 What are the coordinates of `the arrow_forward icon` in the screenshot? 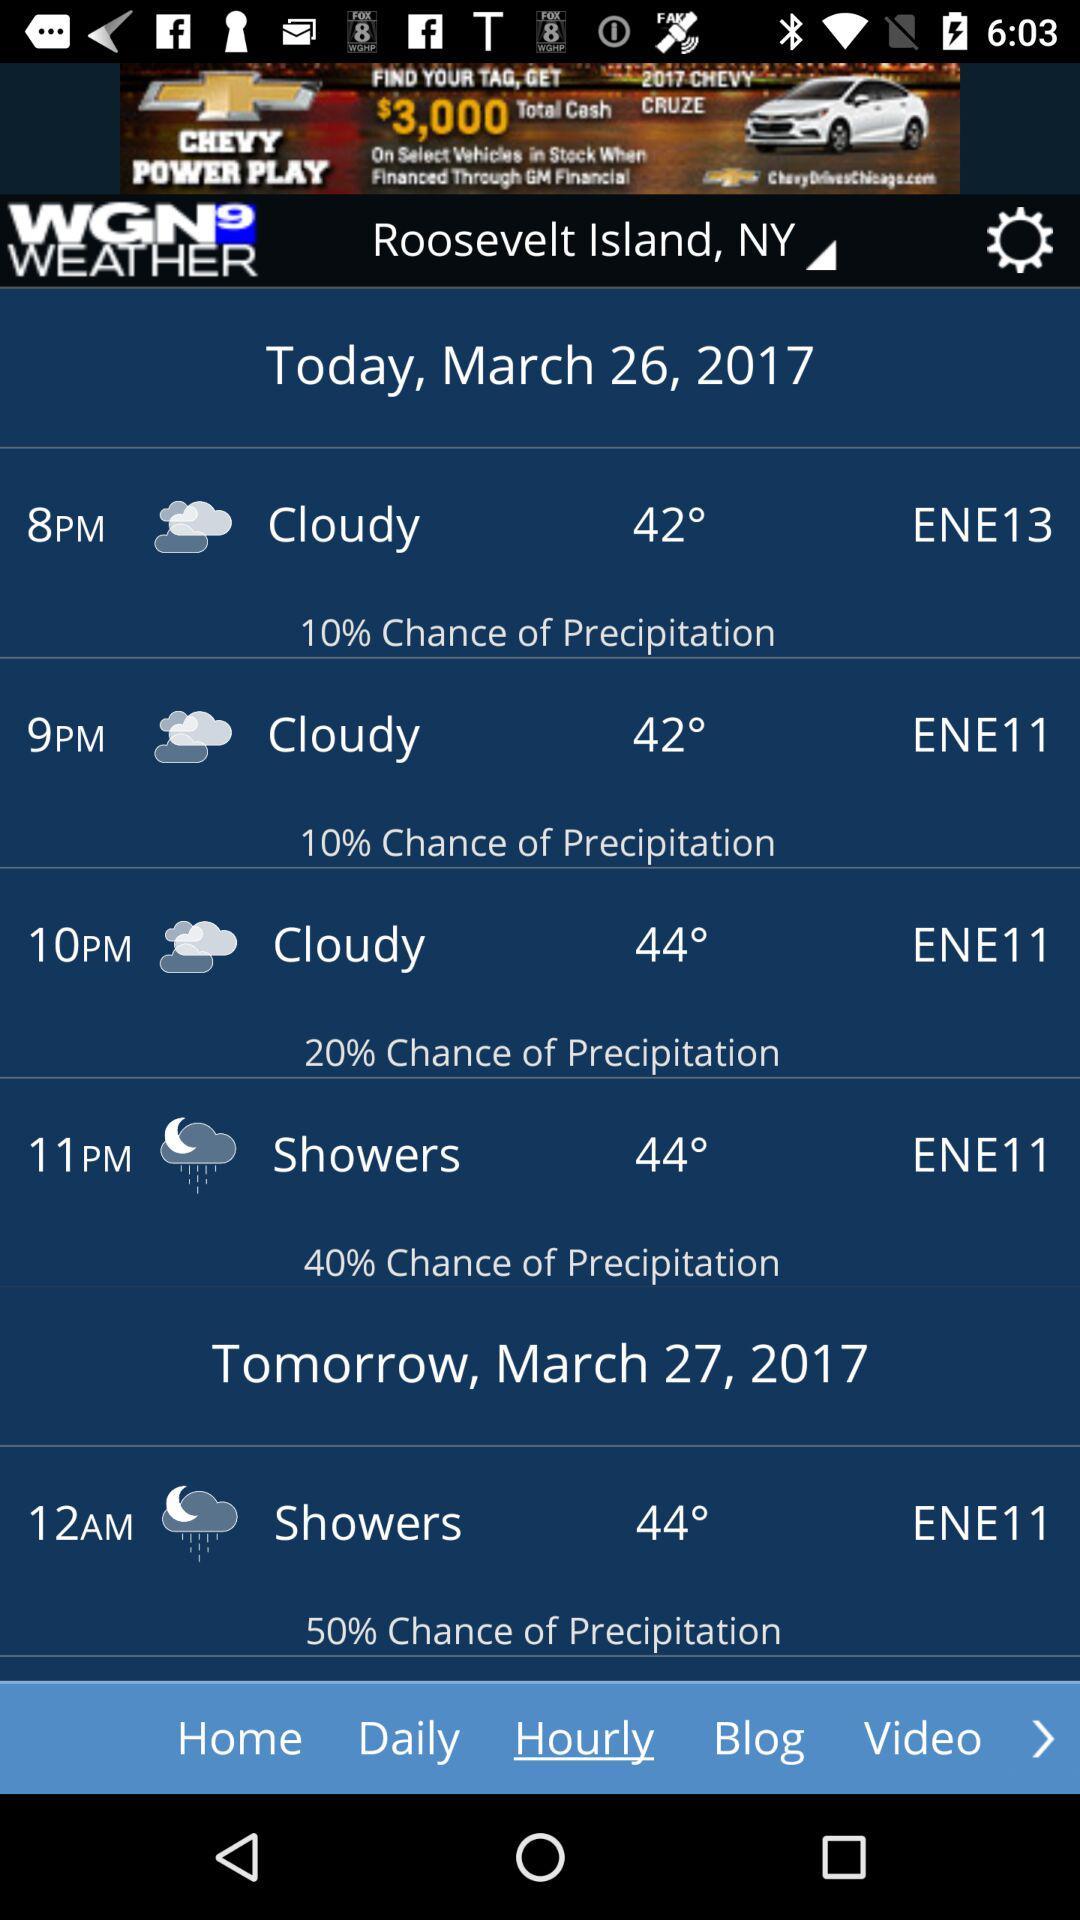 It's located at (1042, 1737).